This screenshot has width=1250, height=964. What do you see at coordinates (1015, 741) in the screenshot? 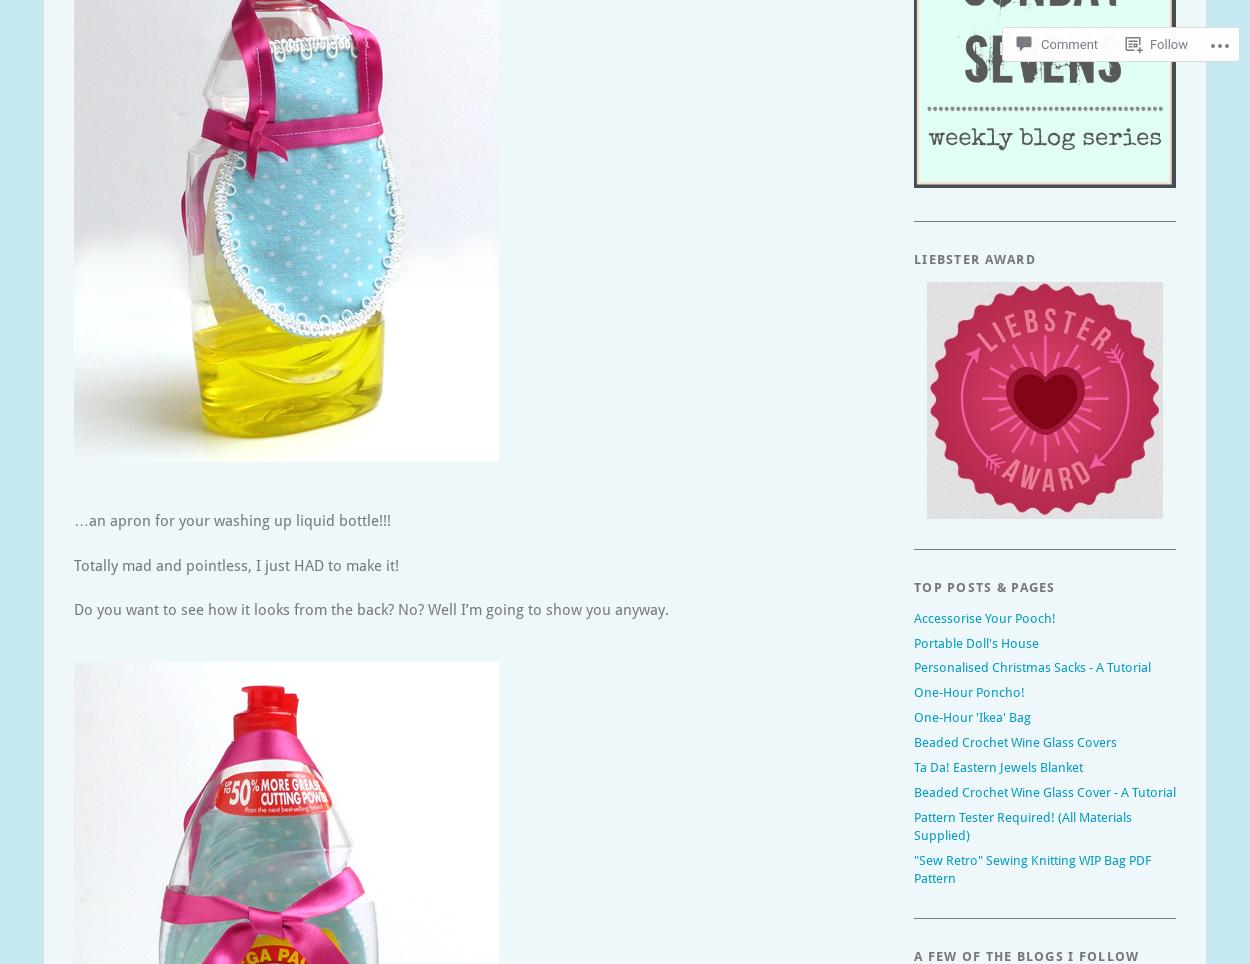
I see `'Beaded Crochet Wine Glass Covers'` at bounding box center [1015, 741].